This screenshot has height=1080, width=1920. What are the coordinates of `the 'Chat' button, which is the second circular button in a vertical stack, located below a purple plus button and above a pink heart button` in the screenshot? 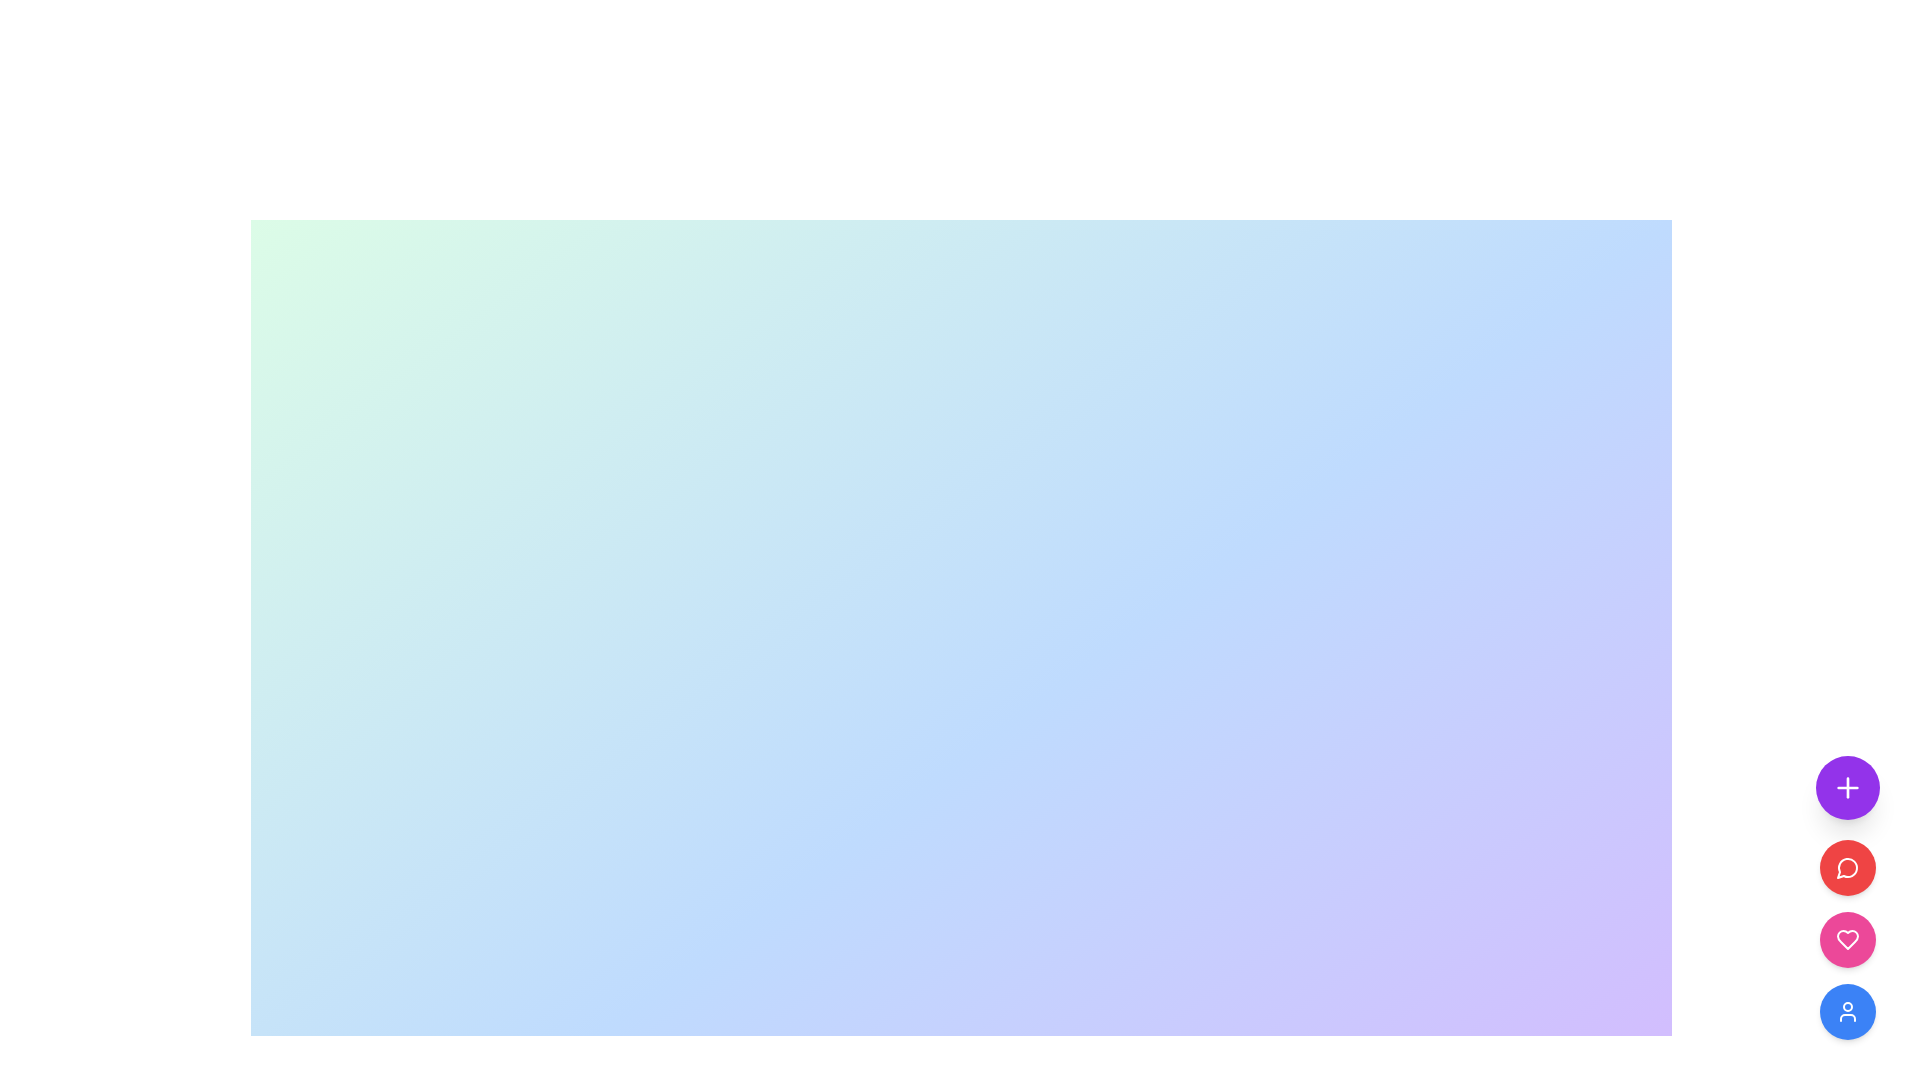 It's located at (1847, 866).